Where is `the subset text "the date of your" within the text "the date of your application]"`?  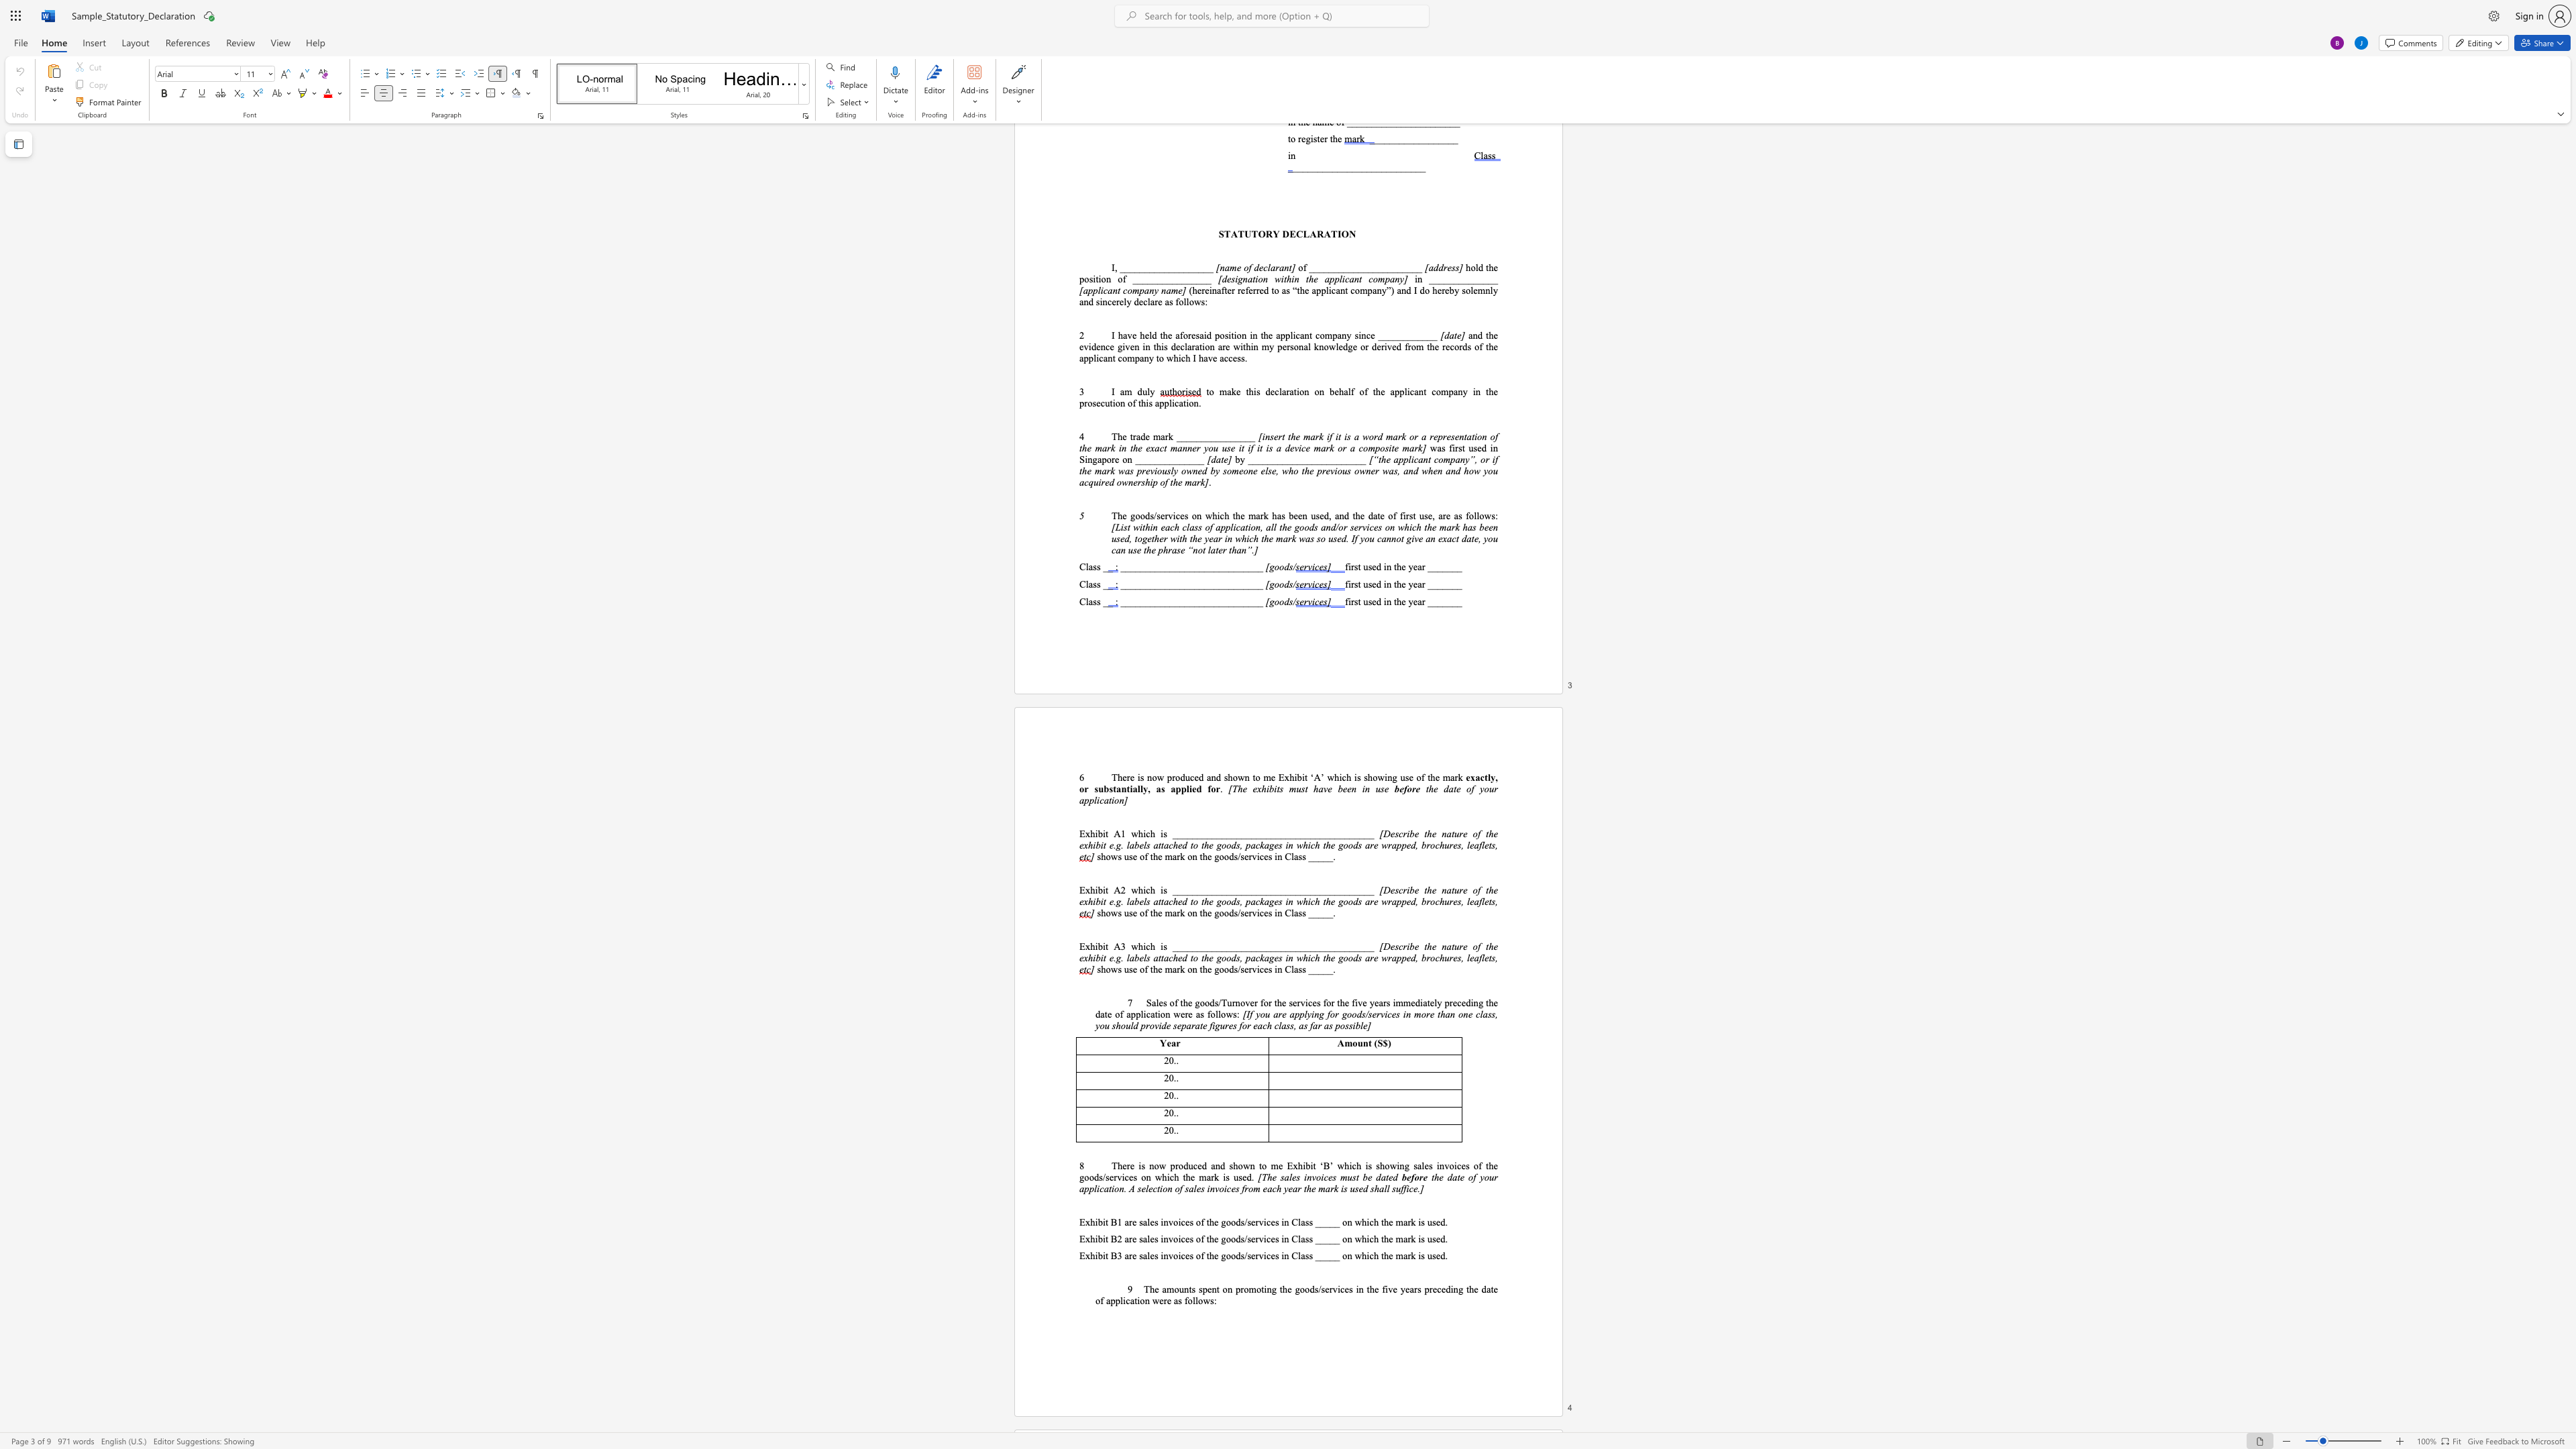
the subset text "the date of your" within the text "the date of your application]" is located at coordinates (1426, 787).